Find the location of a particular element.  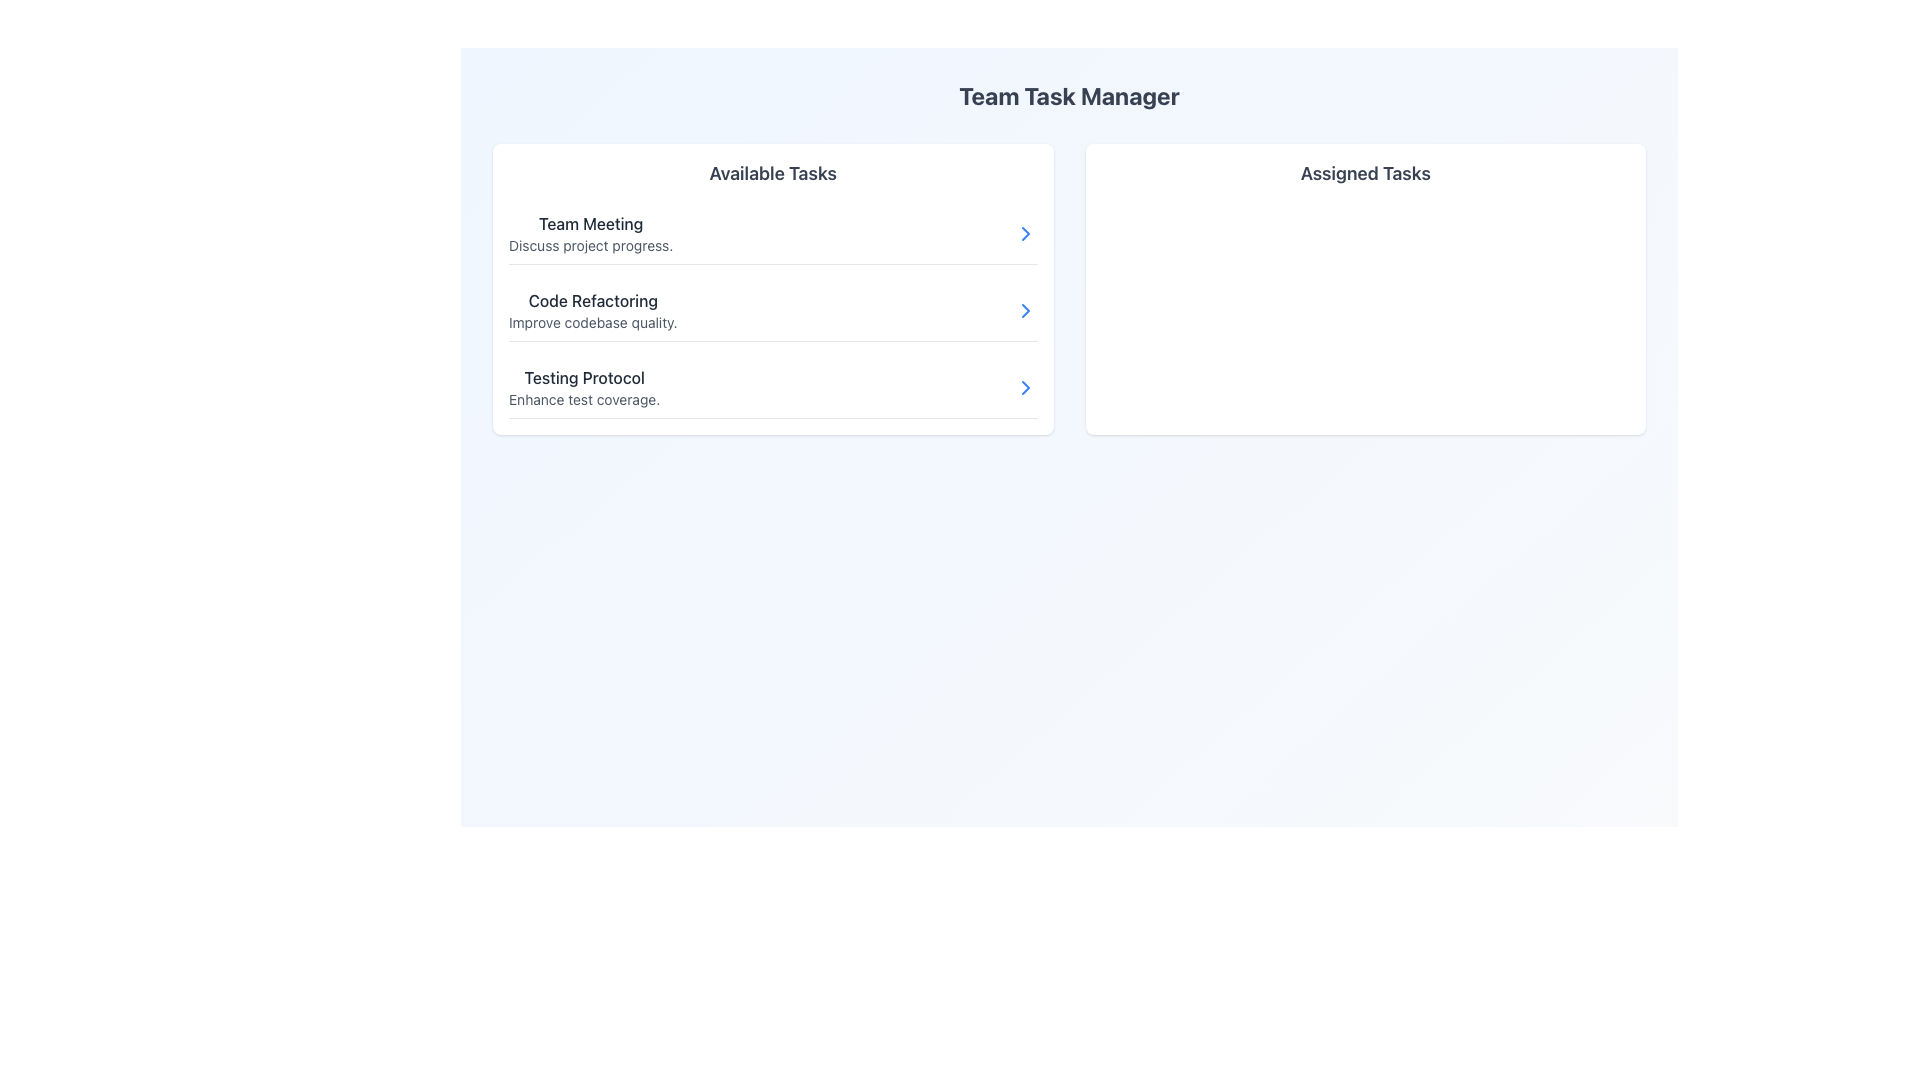

the textual heading element displaying 'Available Tasks', styled in bold and larger font, located at the top of a white rounded-rectangle card on the left side of the interface is located at coordinates (772, 172).